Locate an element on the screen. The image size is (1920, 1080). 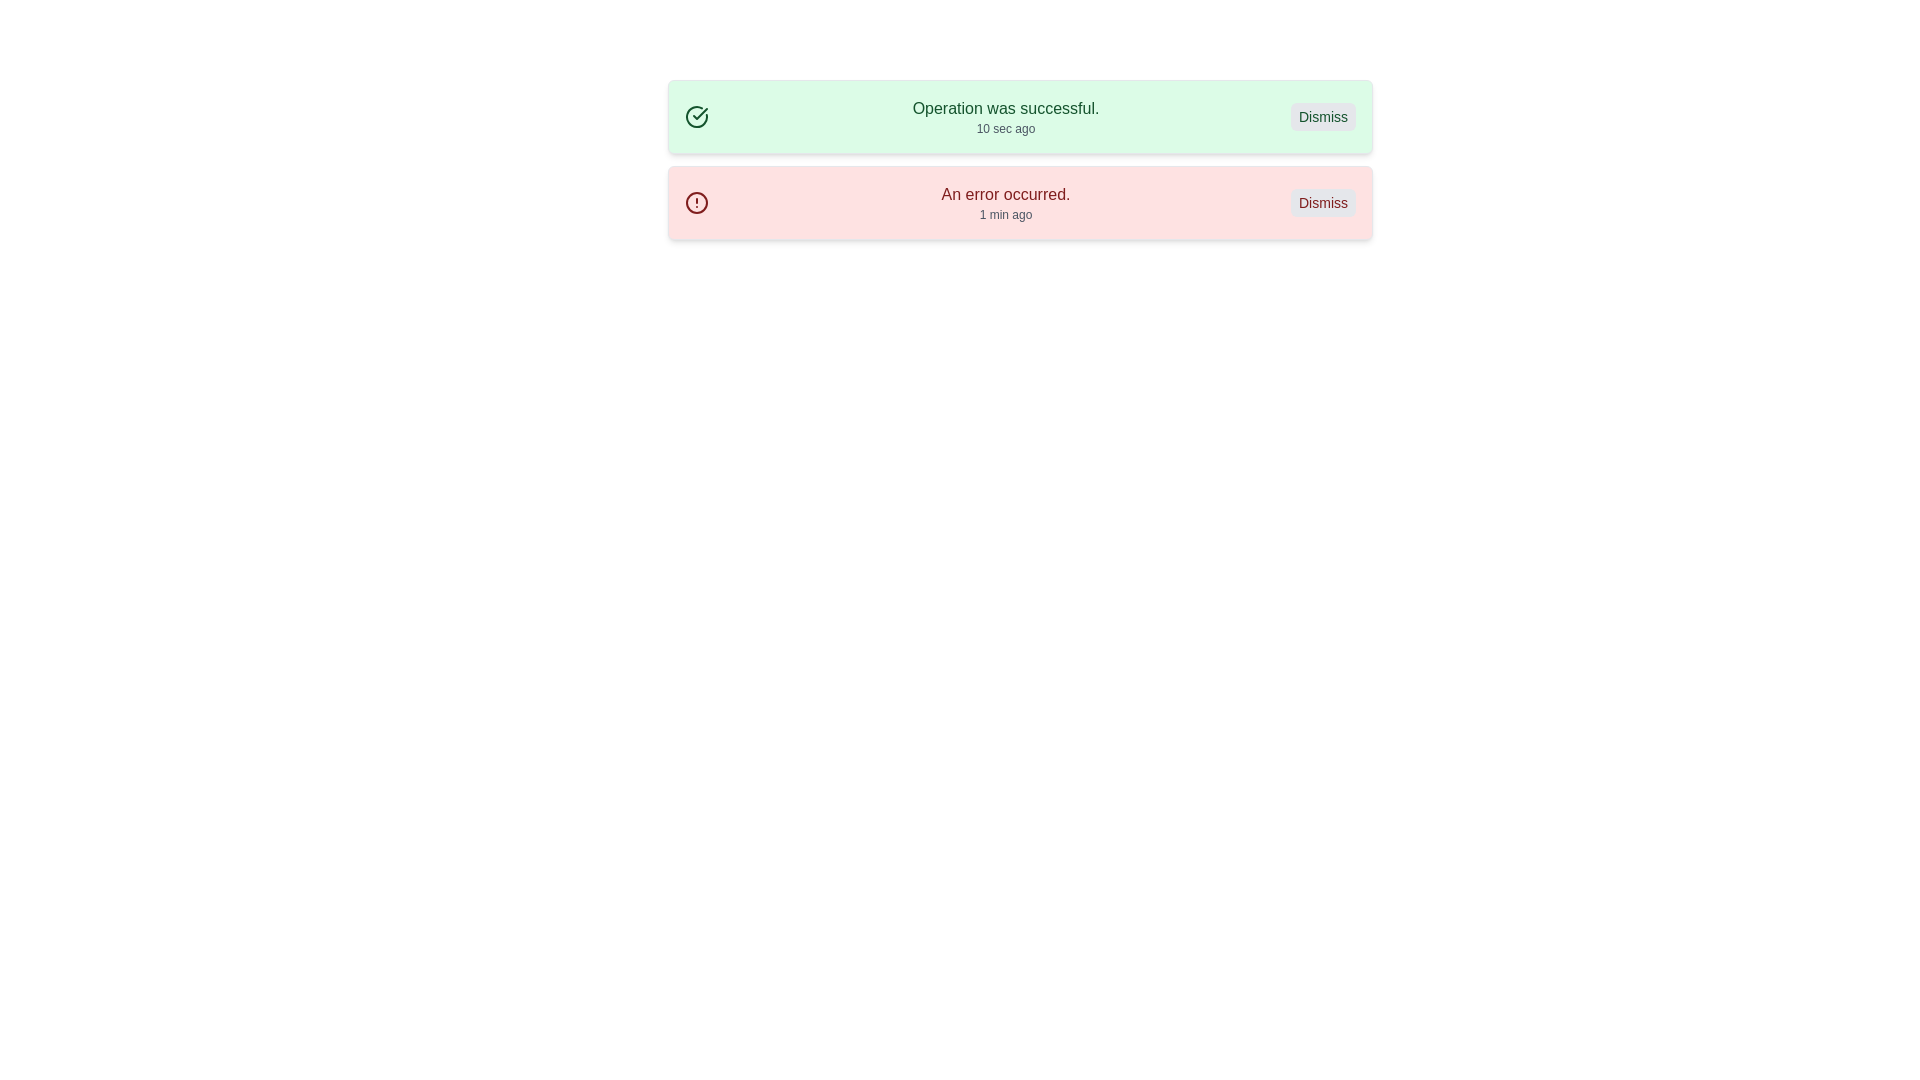
text displayed in the error notification labeled 'An error occurred.' which is prominently styled on a light red background is located at coordinates (1006, 195).